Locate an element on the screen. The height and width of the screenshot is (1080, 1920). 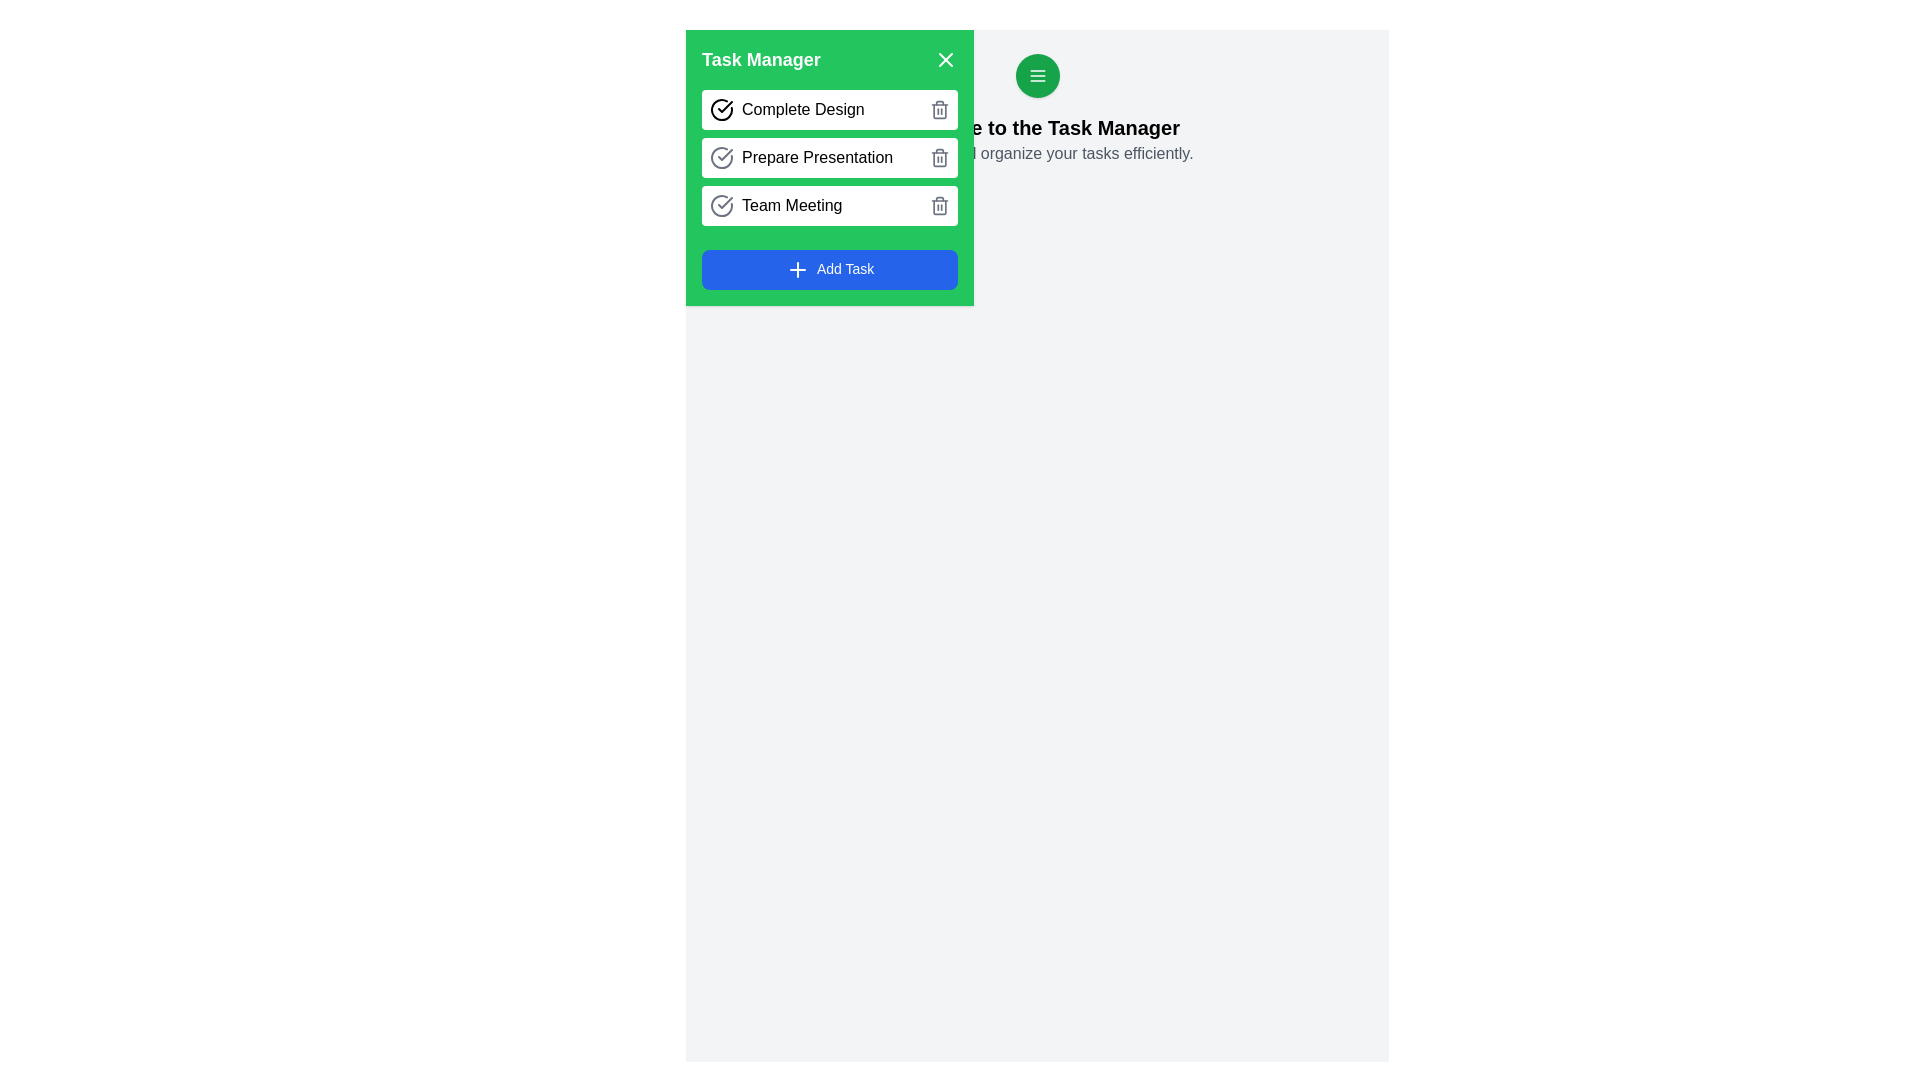
'Add Task' button to initiate adding a new task is located at coordinates (830, 270).